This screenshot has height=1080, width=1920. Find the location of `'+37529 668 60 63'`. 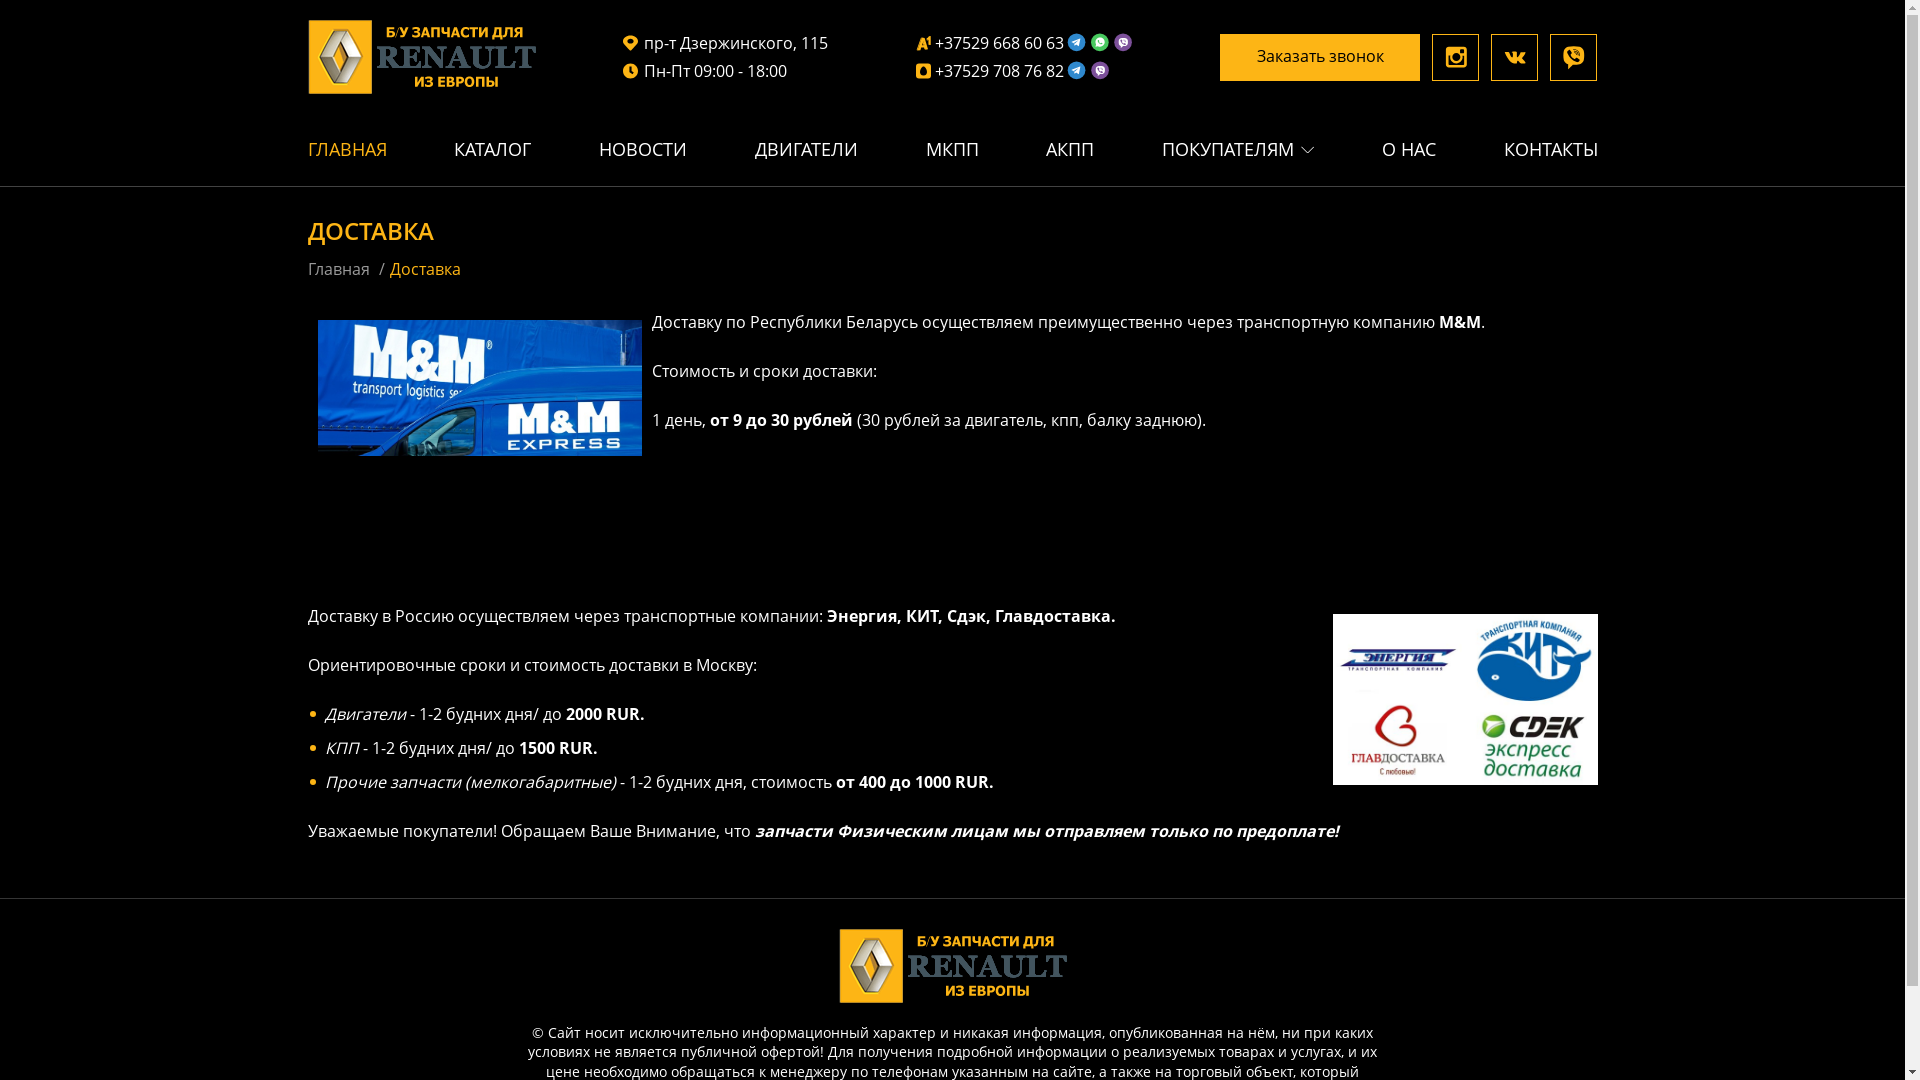

'+37529 668 60 63' is located at coordinates (1024, 42).